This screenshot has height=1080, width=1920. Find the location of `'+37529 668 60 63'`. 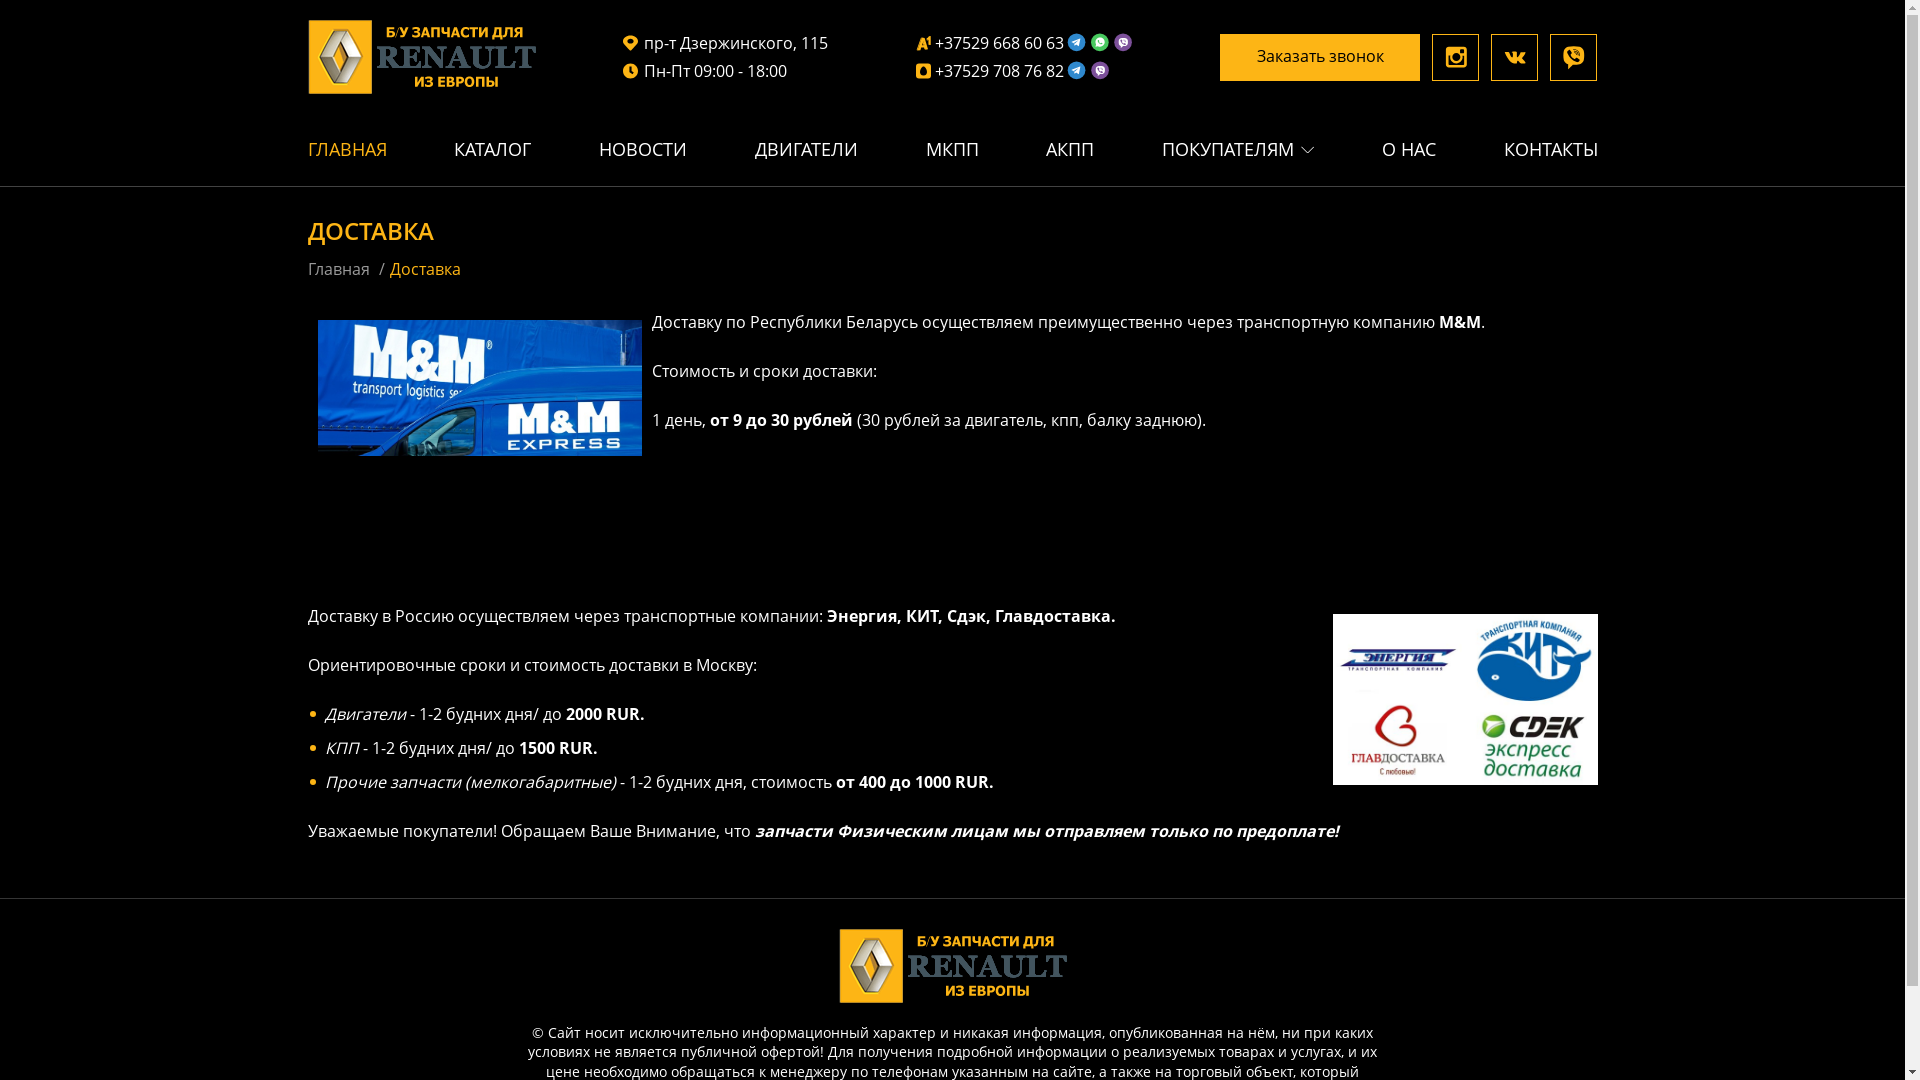

'+37529 668 60 63' is located at coordinates (1024, 42).